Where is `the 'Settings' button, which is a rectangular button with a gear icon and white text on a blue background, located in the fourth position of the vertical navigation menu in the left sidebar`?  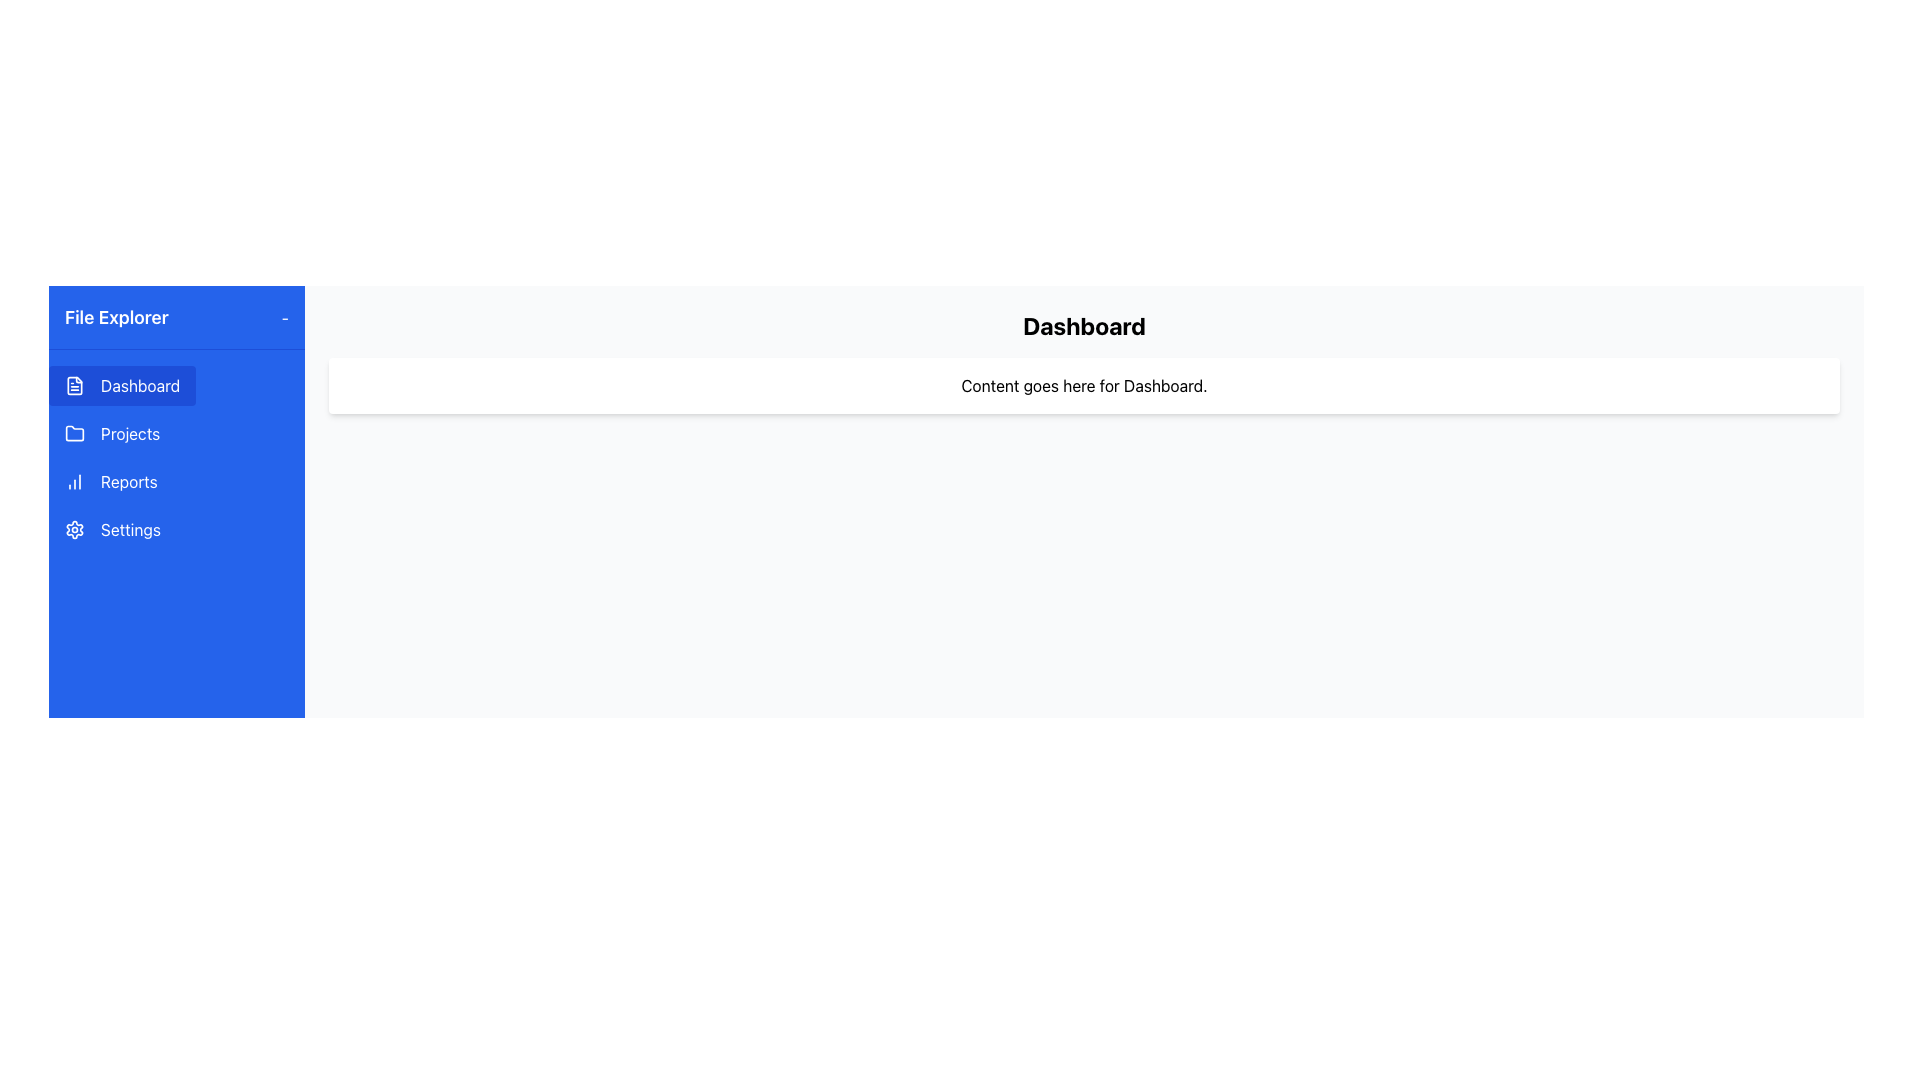 the 'Settings' button, which is a rectangular button with a gear icon and white text on a blue background, located in the fourth position of the vertical navigation menu in the left sidebar is located at coordinates (111, 528).